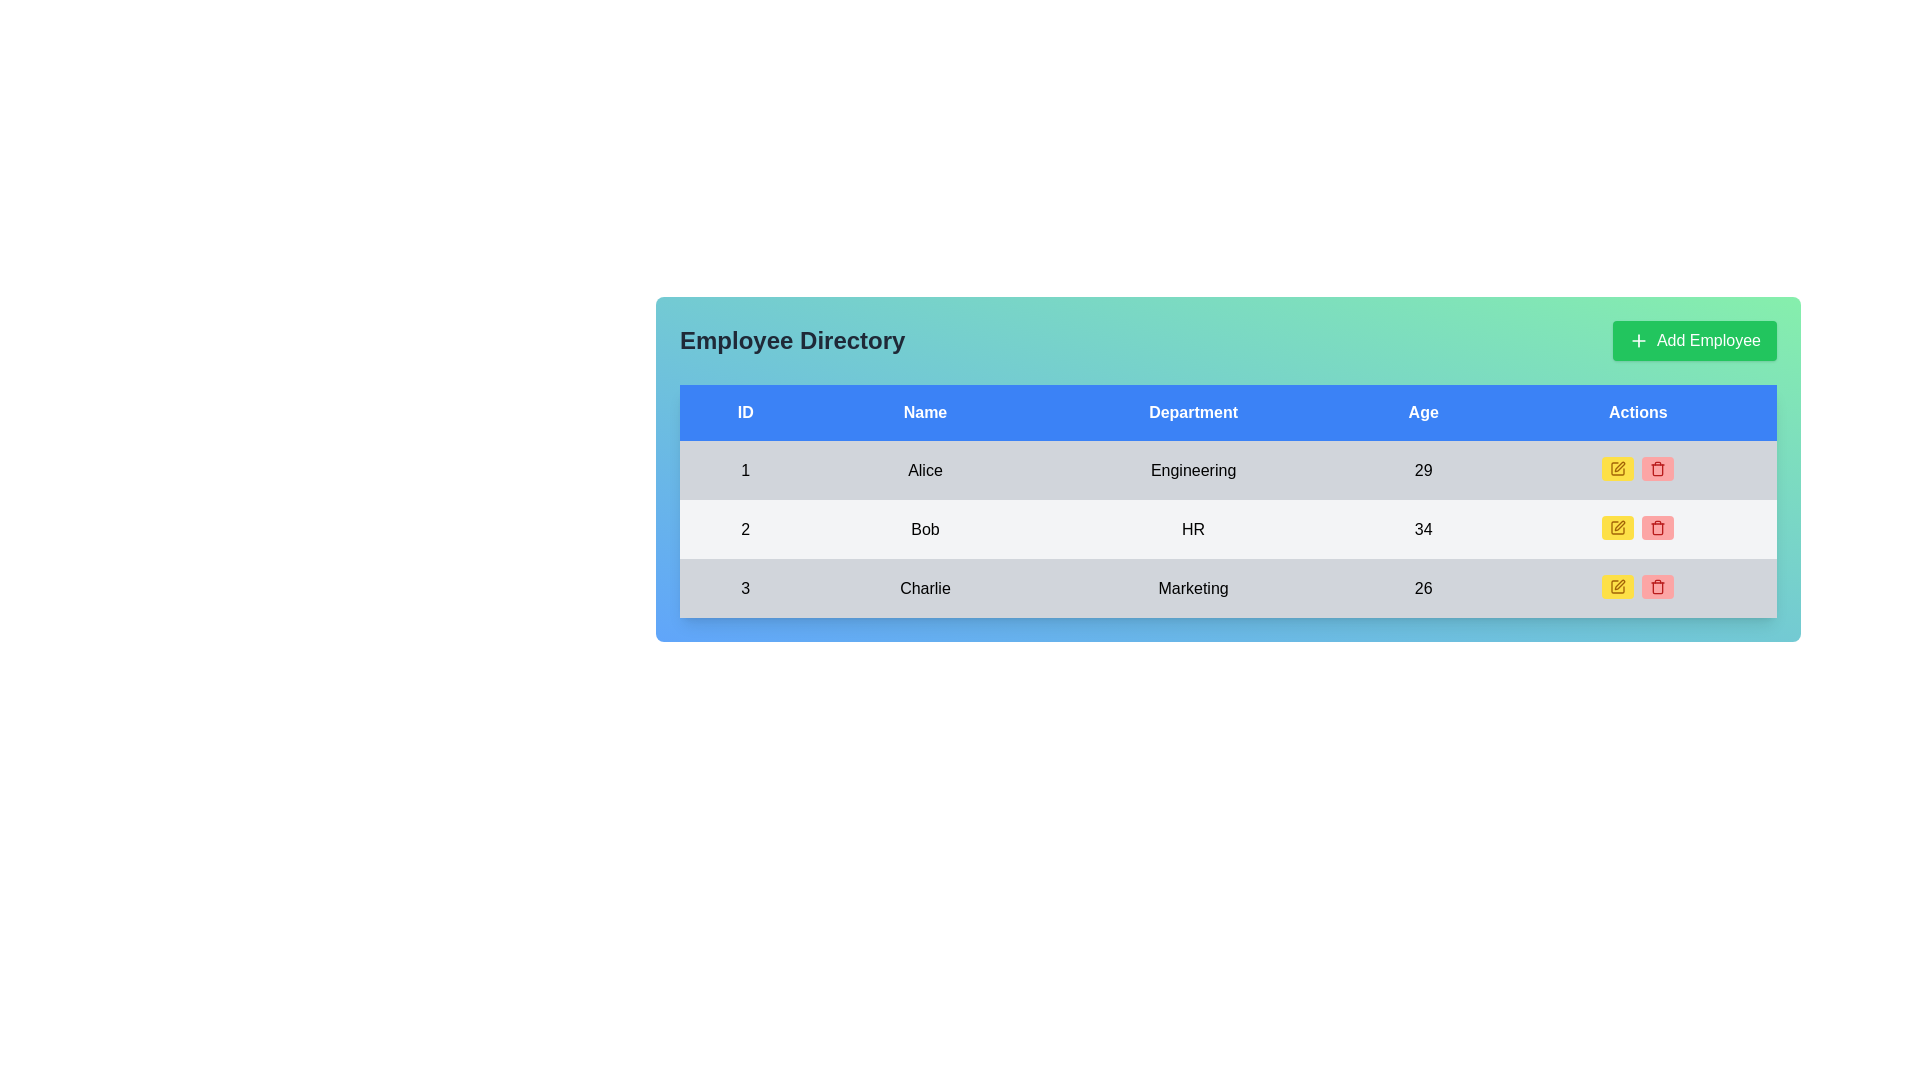  I want to click on the delete button in the 'Actions' column for the employee 'Bob' in the 'Employee Directory' table, so click(1658, 527).